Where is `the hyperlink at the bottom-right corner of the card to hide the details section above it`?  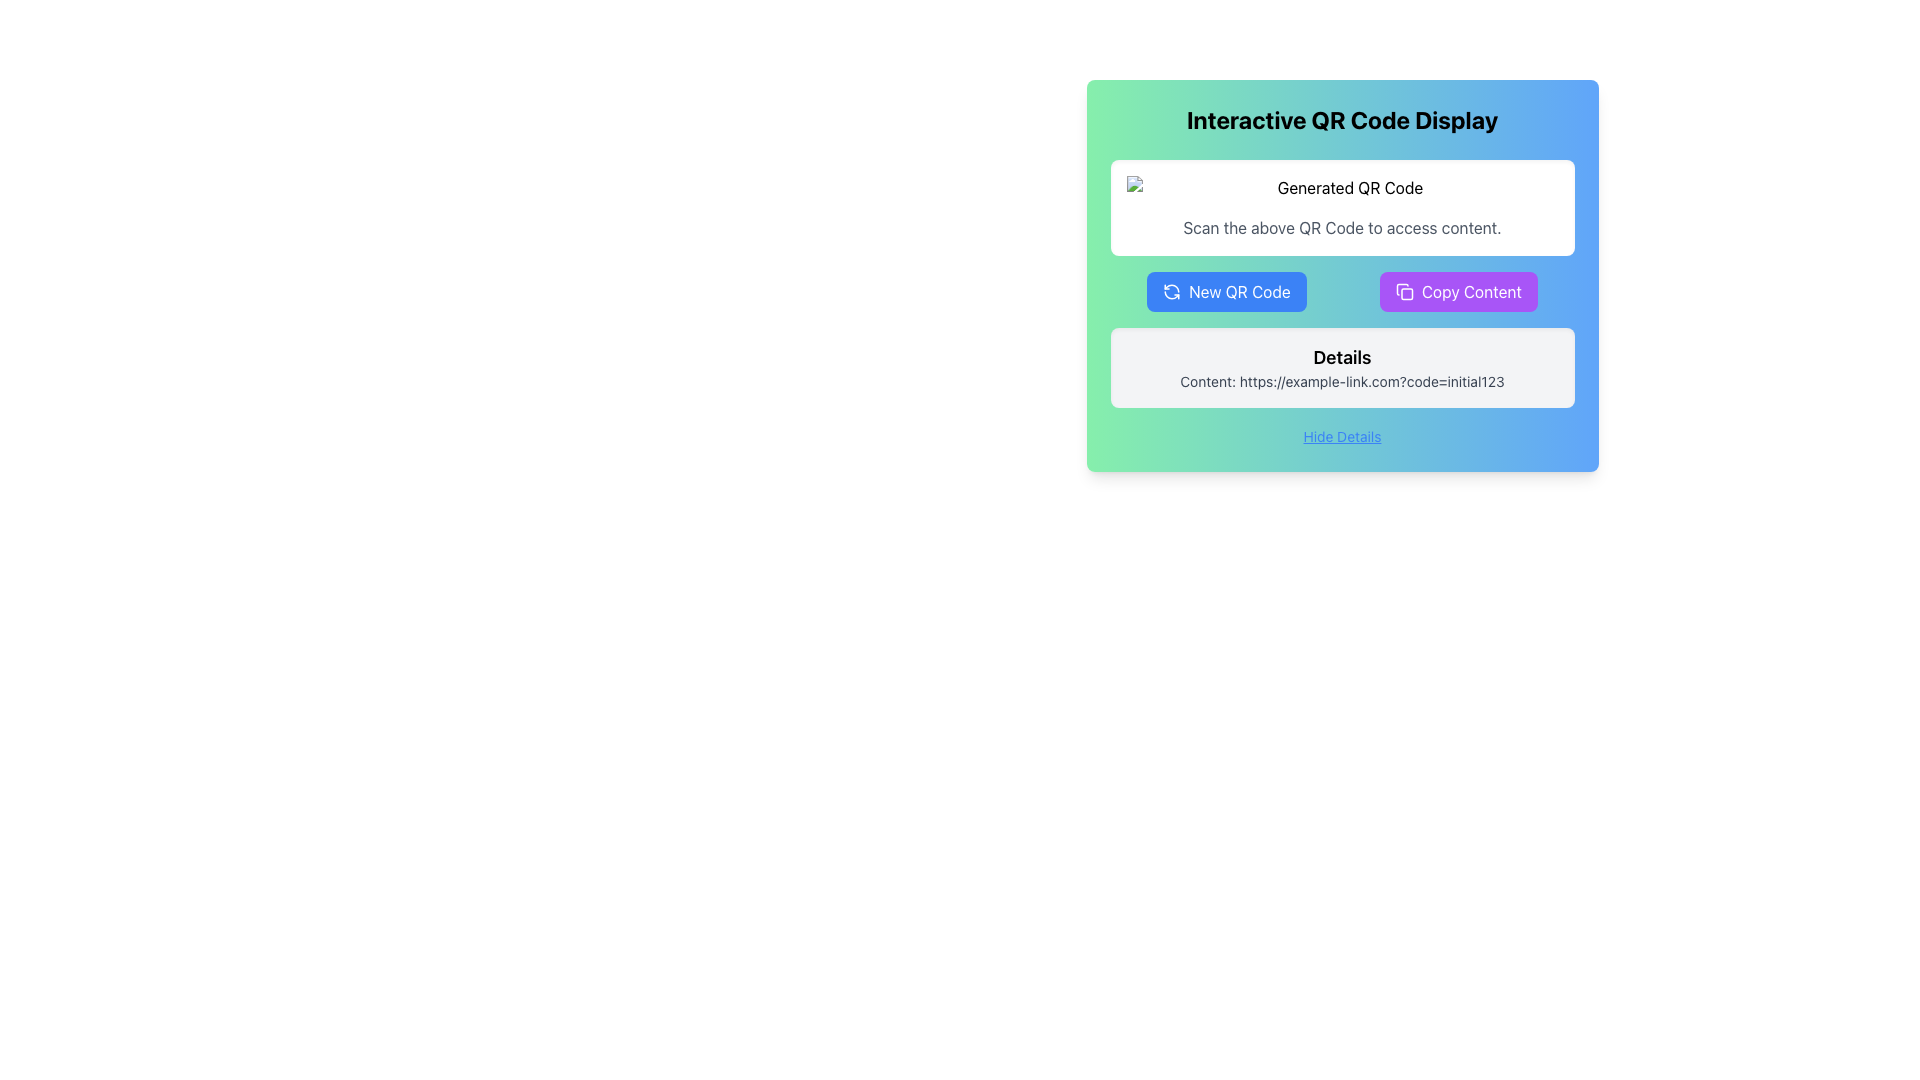 the hyperlink at the bottom-right corner of the card to hide the details section above it is located at coordinates (1342, 434).